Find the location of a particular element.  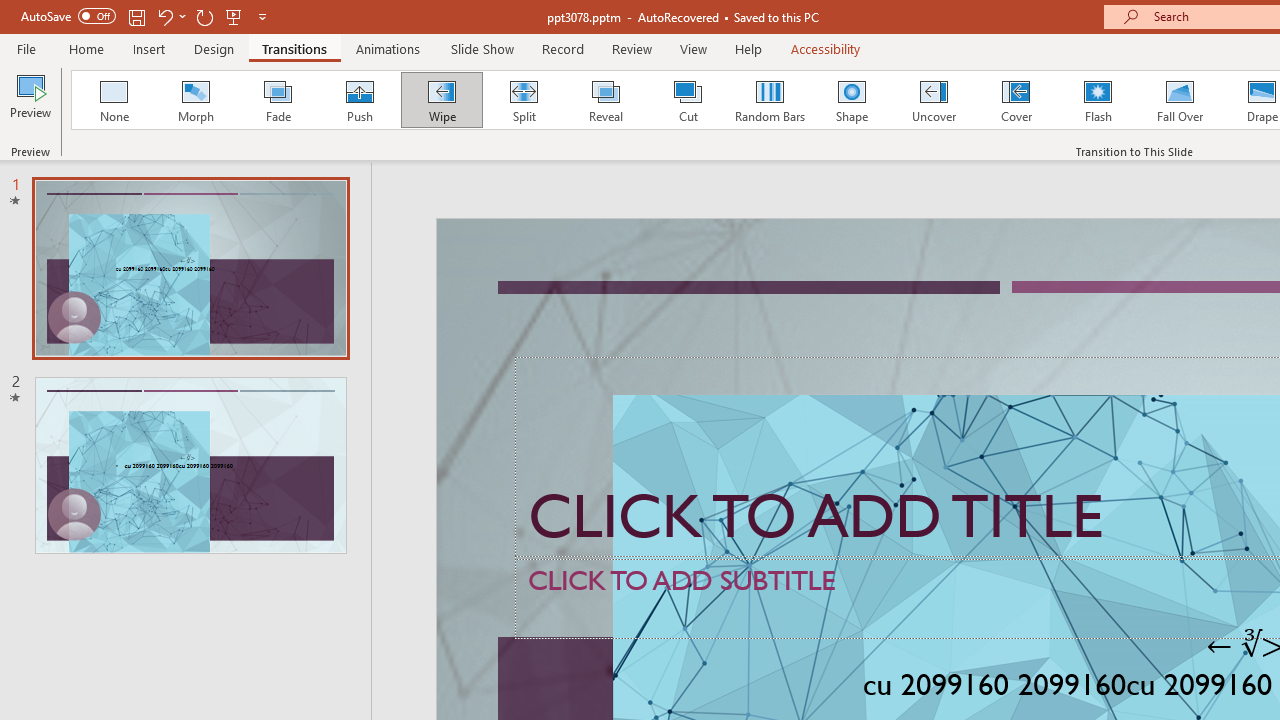

'Preview' is located at coordinates (30, 103).